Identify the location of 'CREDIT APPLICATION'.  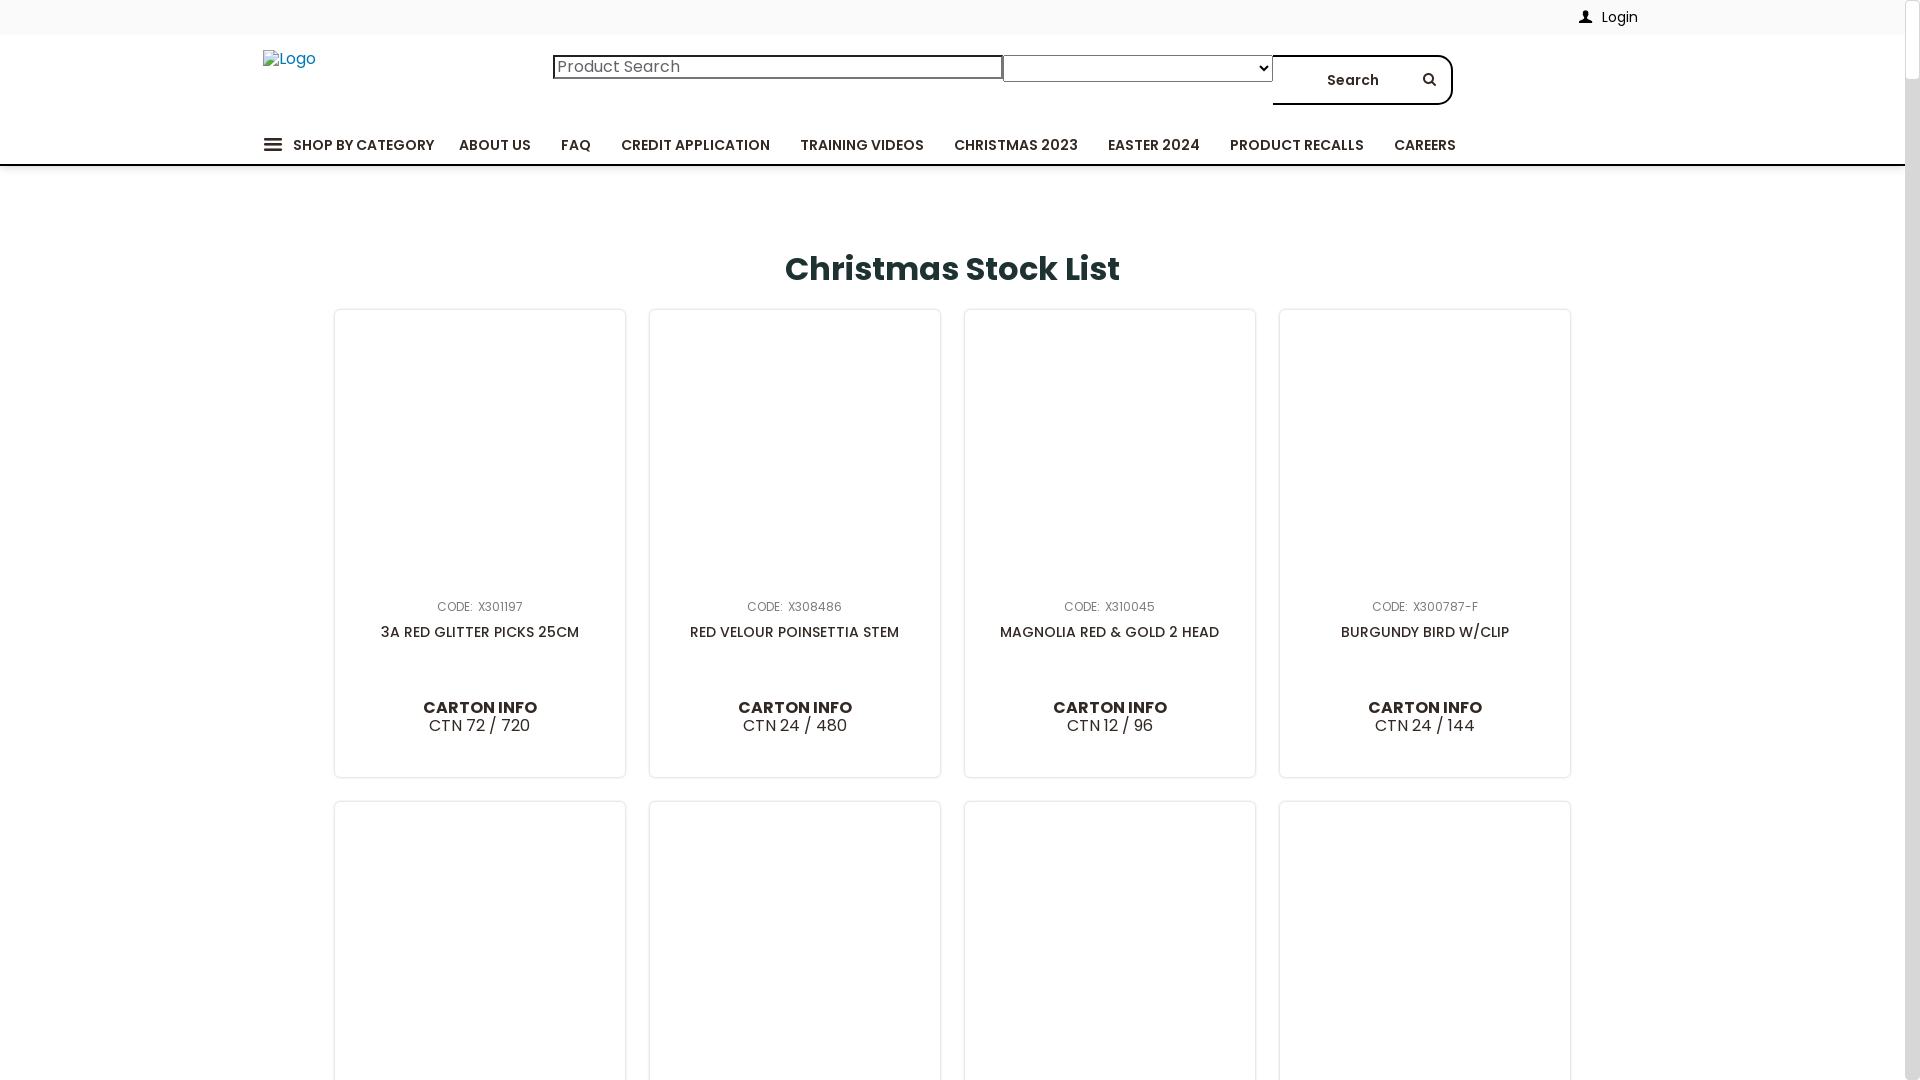
(604, 144).